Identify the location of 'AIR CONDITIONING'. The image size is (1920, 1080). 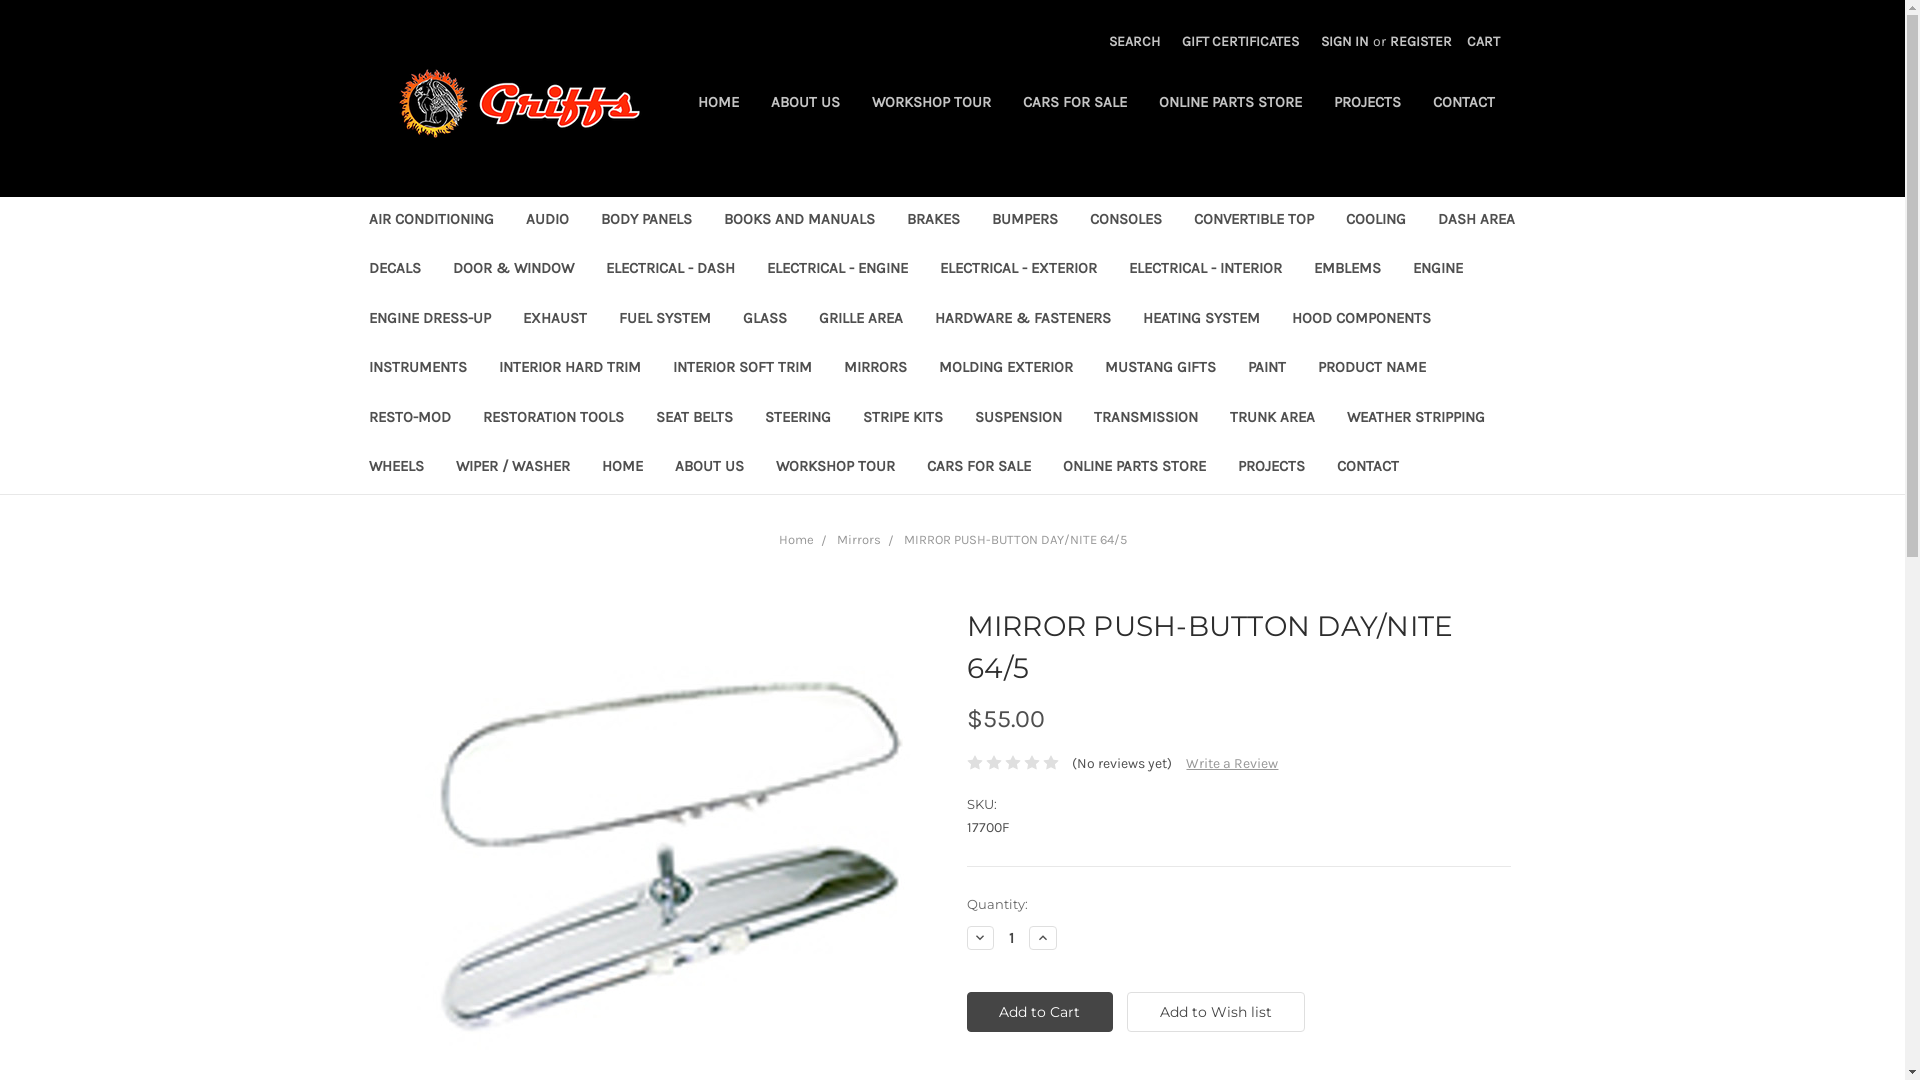
(429, 221).